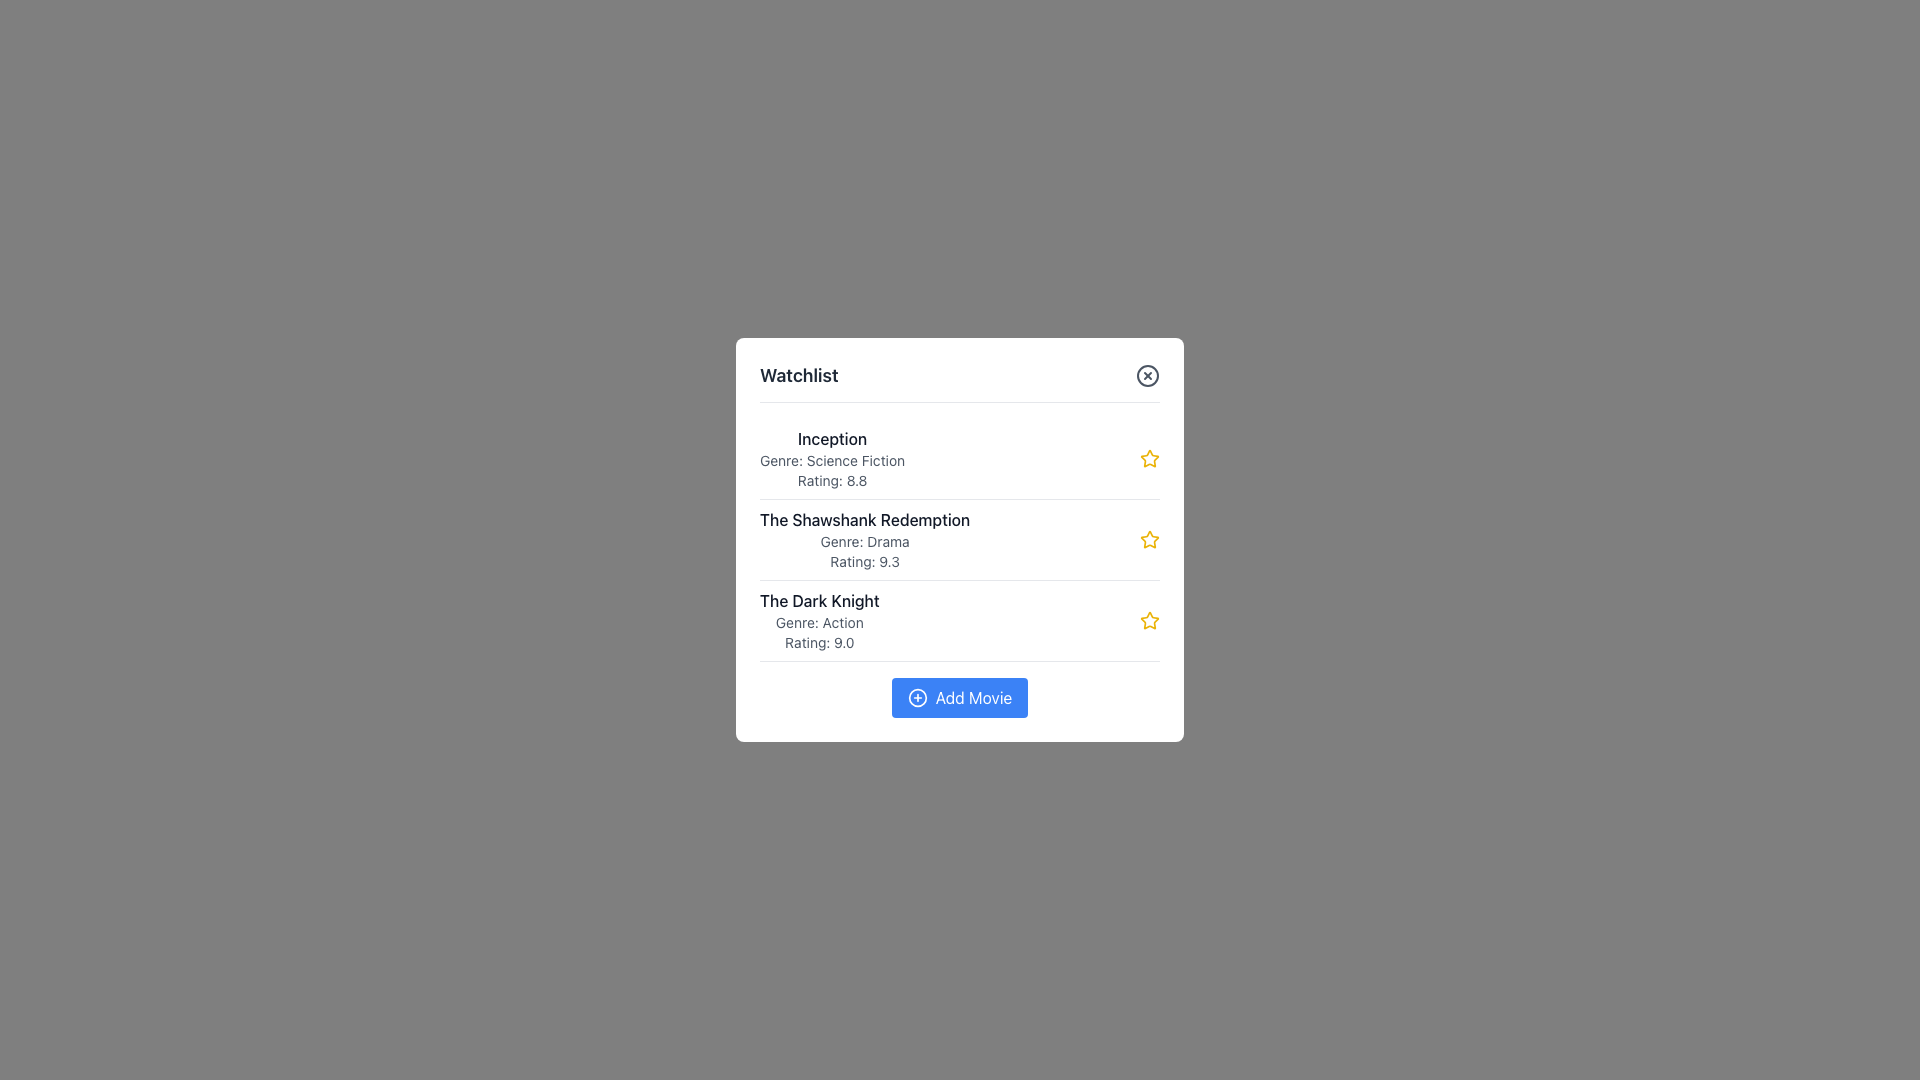 This screenshot has height=1080, width=1920. What do you see at coordinates (865, 562) in the screenshot?
I see `the static text label displaying the rating 'Rating: 9.3' for the movie 'The Shawshank Redemption', which is positioned beneath the genre description 'Genre: Drama'` at bounding box center [865, 562].